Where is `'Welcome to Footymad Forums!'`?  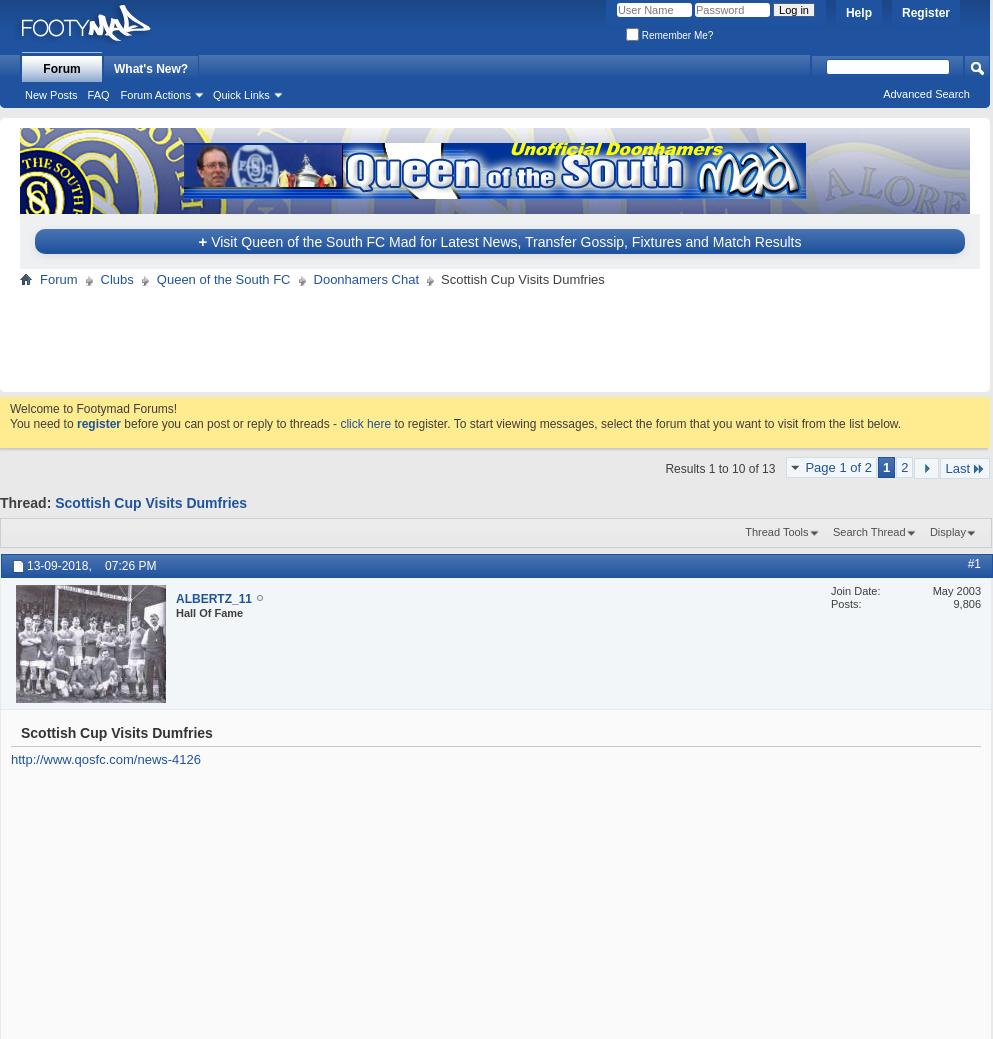
'Welcome to Footymad Forums!' is located at coordinates (92, 407).